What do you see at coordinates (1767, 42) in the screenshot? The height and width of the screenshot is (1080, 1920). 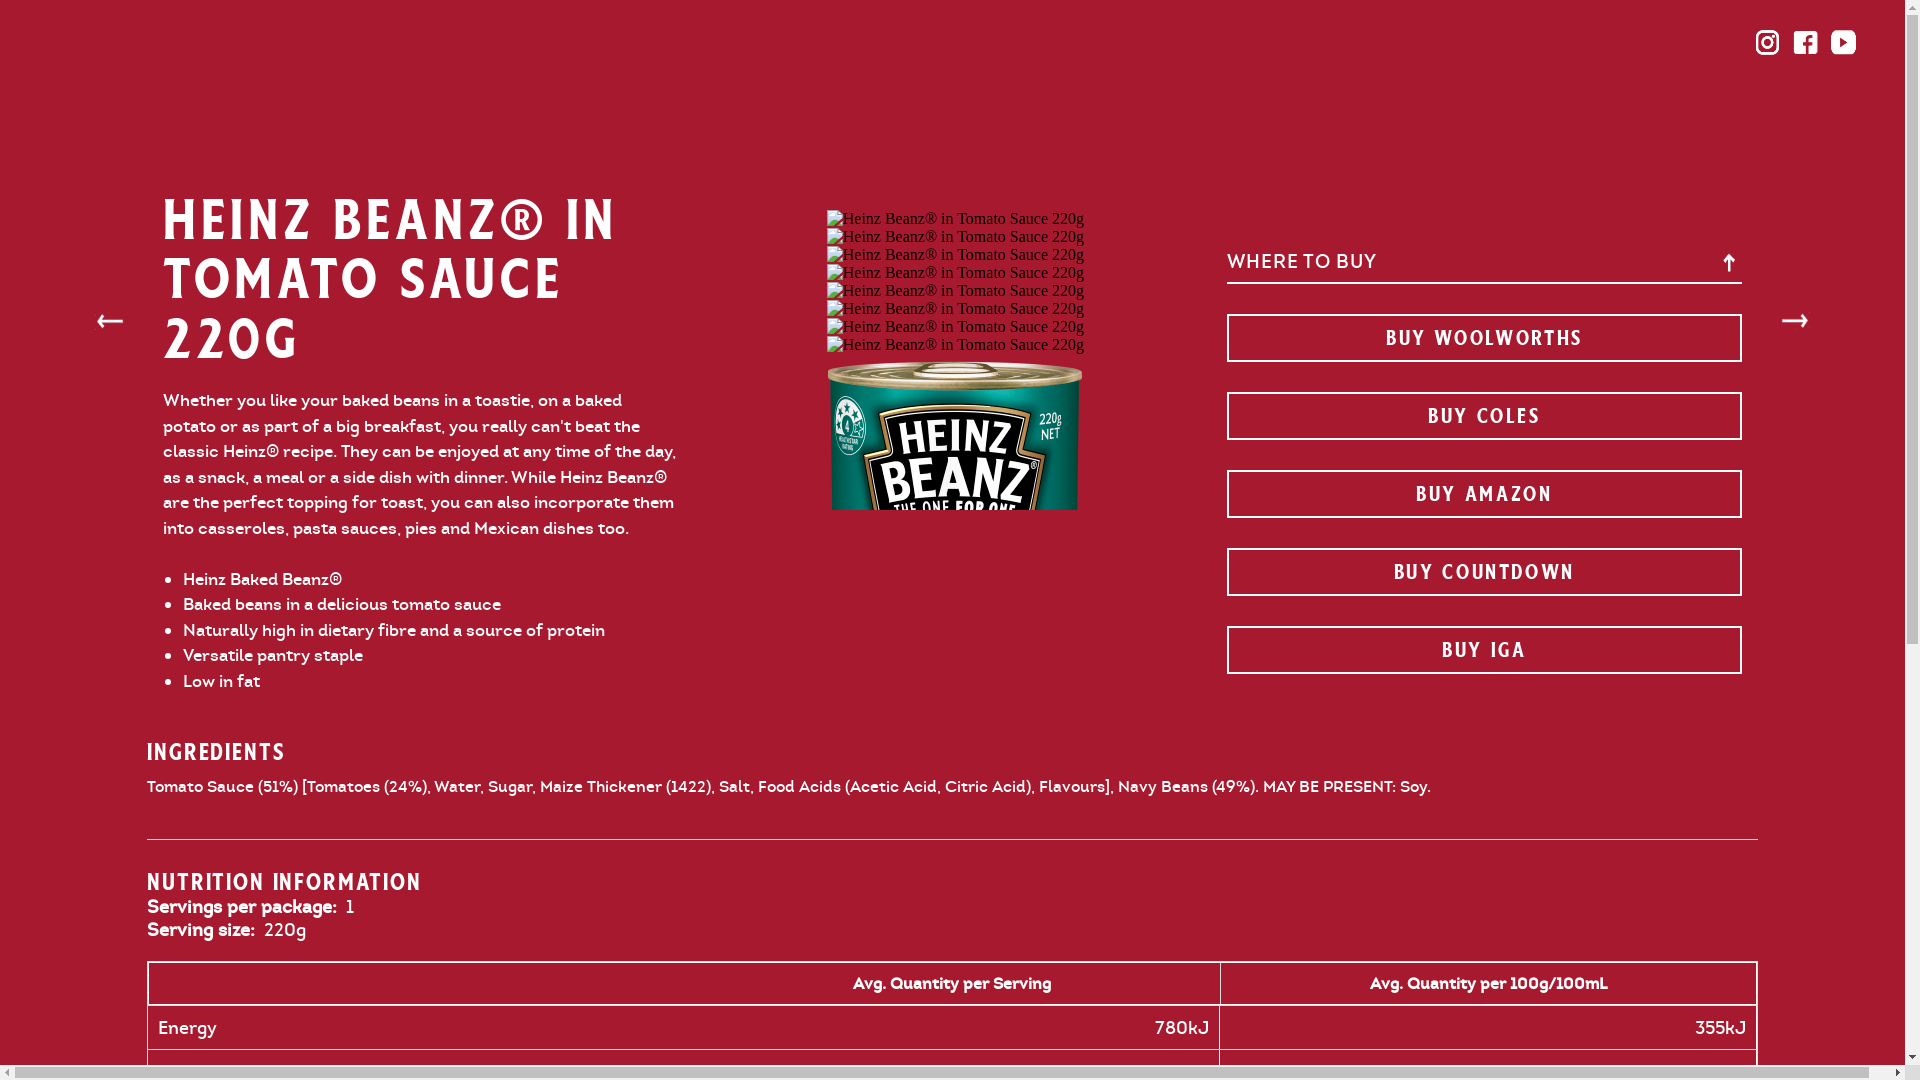 I see `'instagram'` at bounding box center [1767, 42].